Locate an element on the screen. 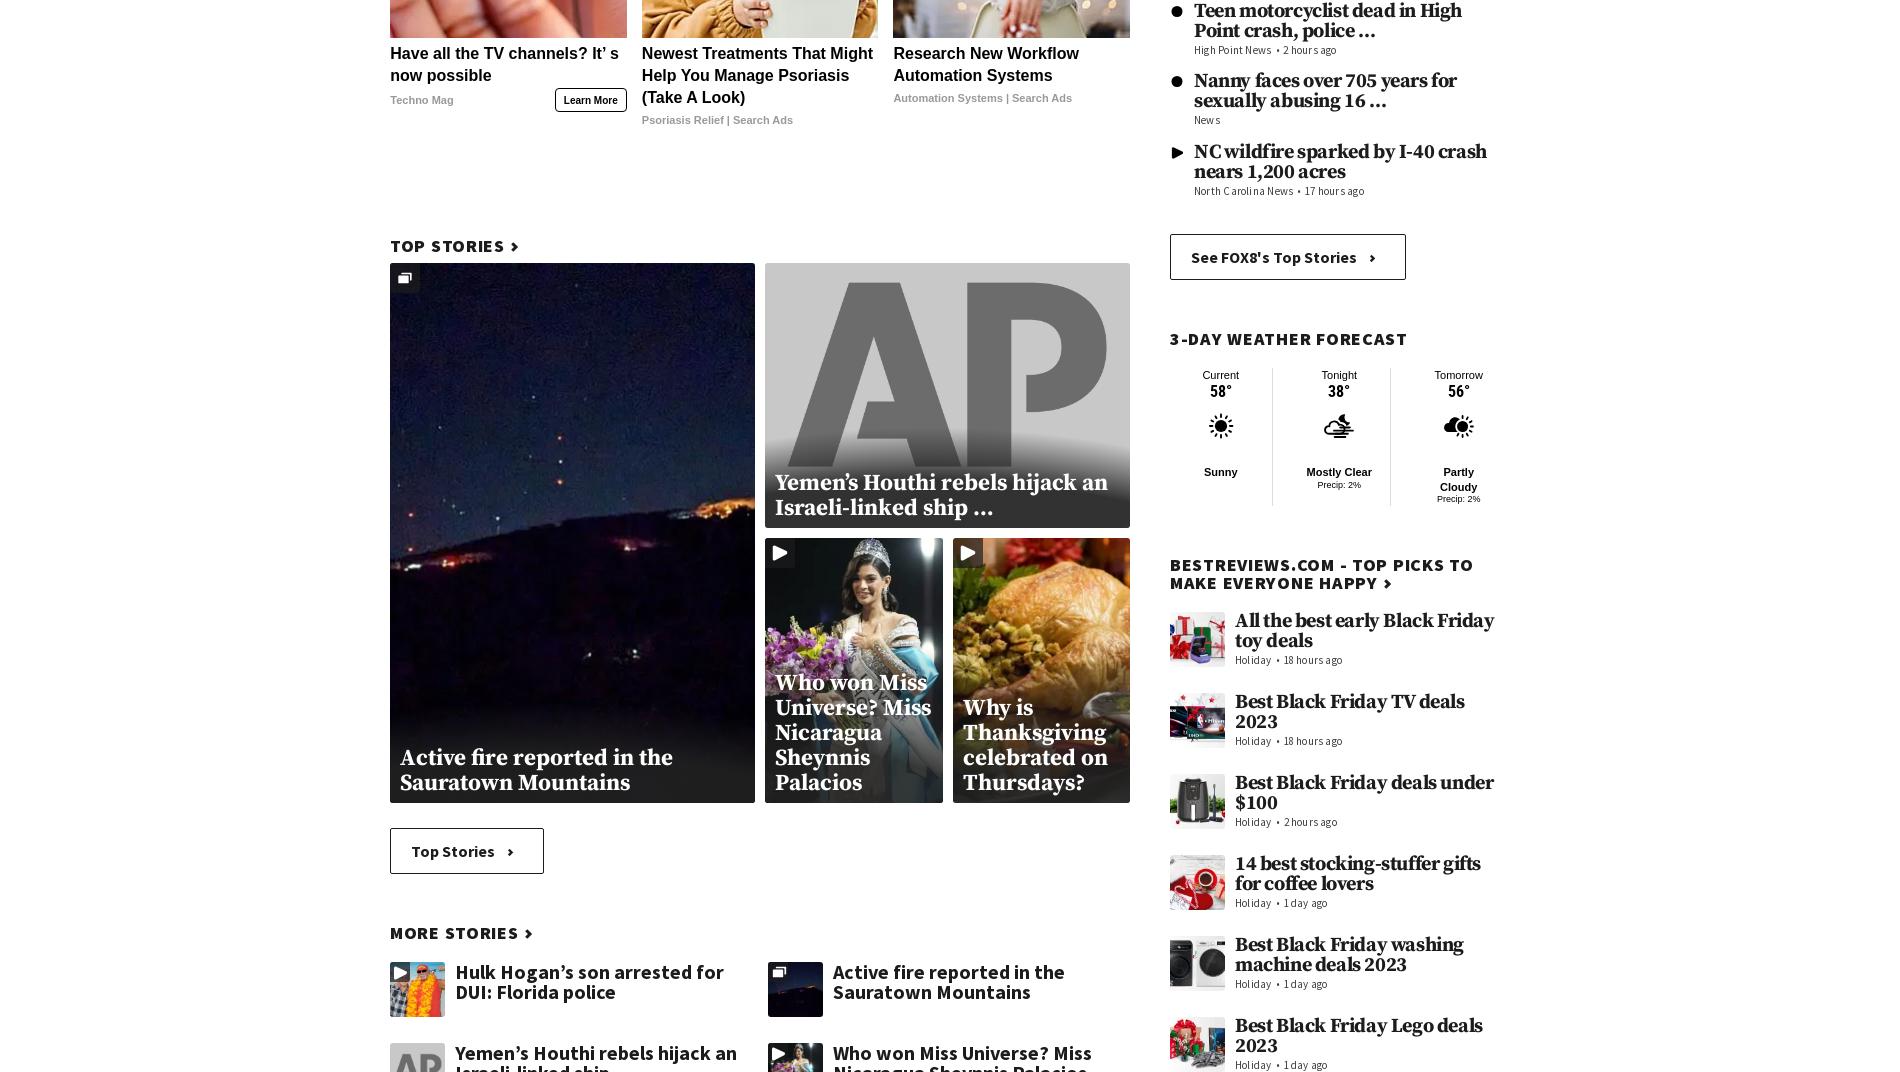  'BestReviews.com - Top picks to make everyone happy' is located at coordinates (1320, 571).